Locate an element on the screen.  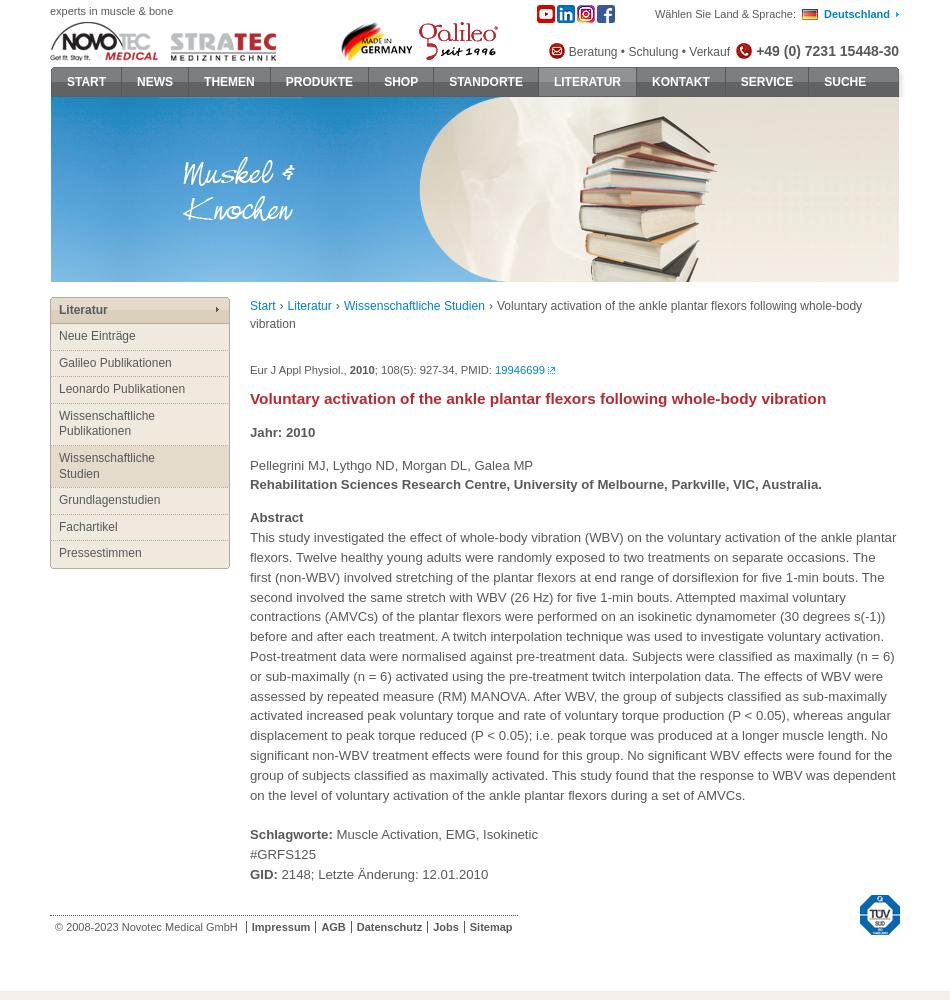
'AGB' is located at coordinates (331, 926).